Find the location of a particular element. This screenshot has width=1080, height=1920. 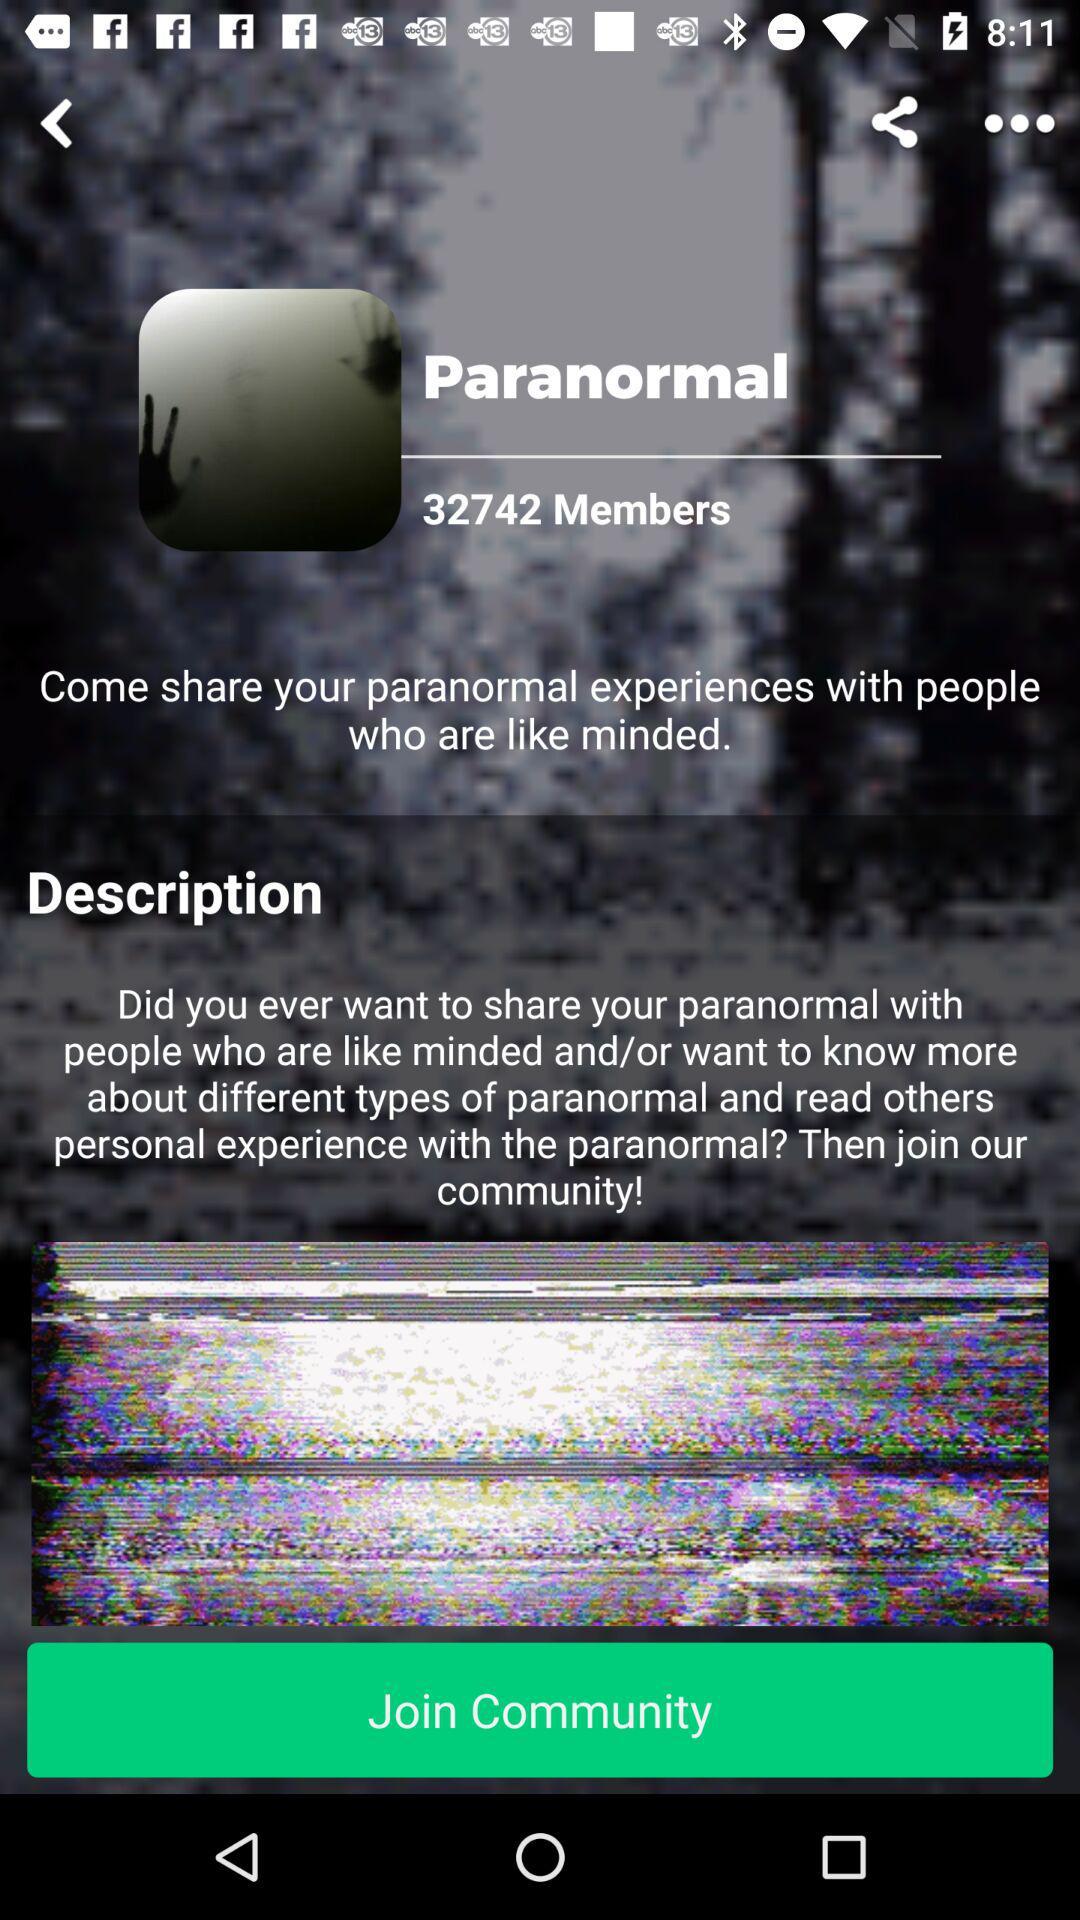

the arrow_backward icon is located at coordinates (59, 122).